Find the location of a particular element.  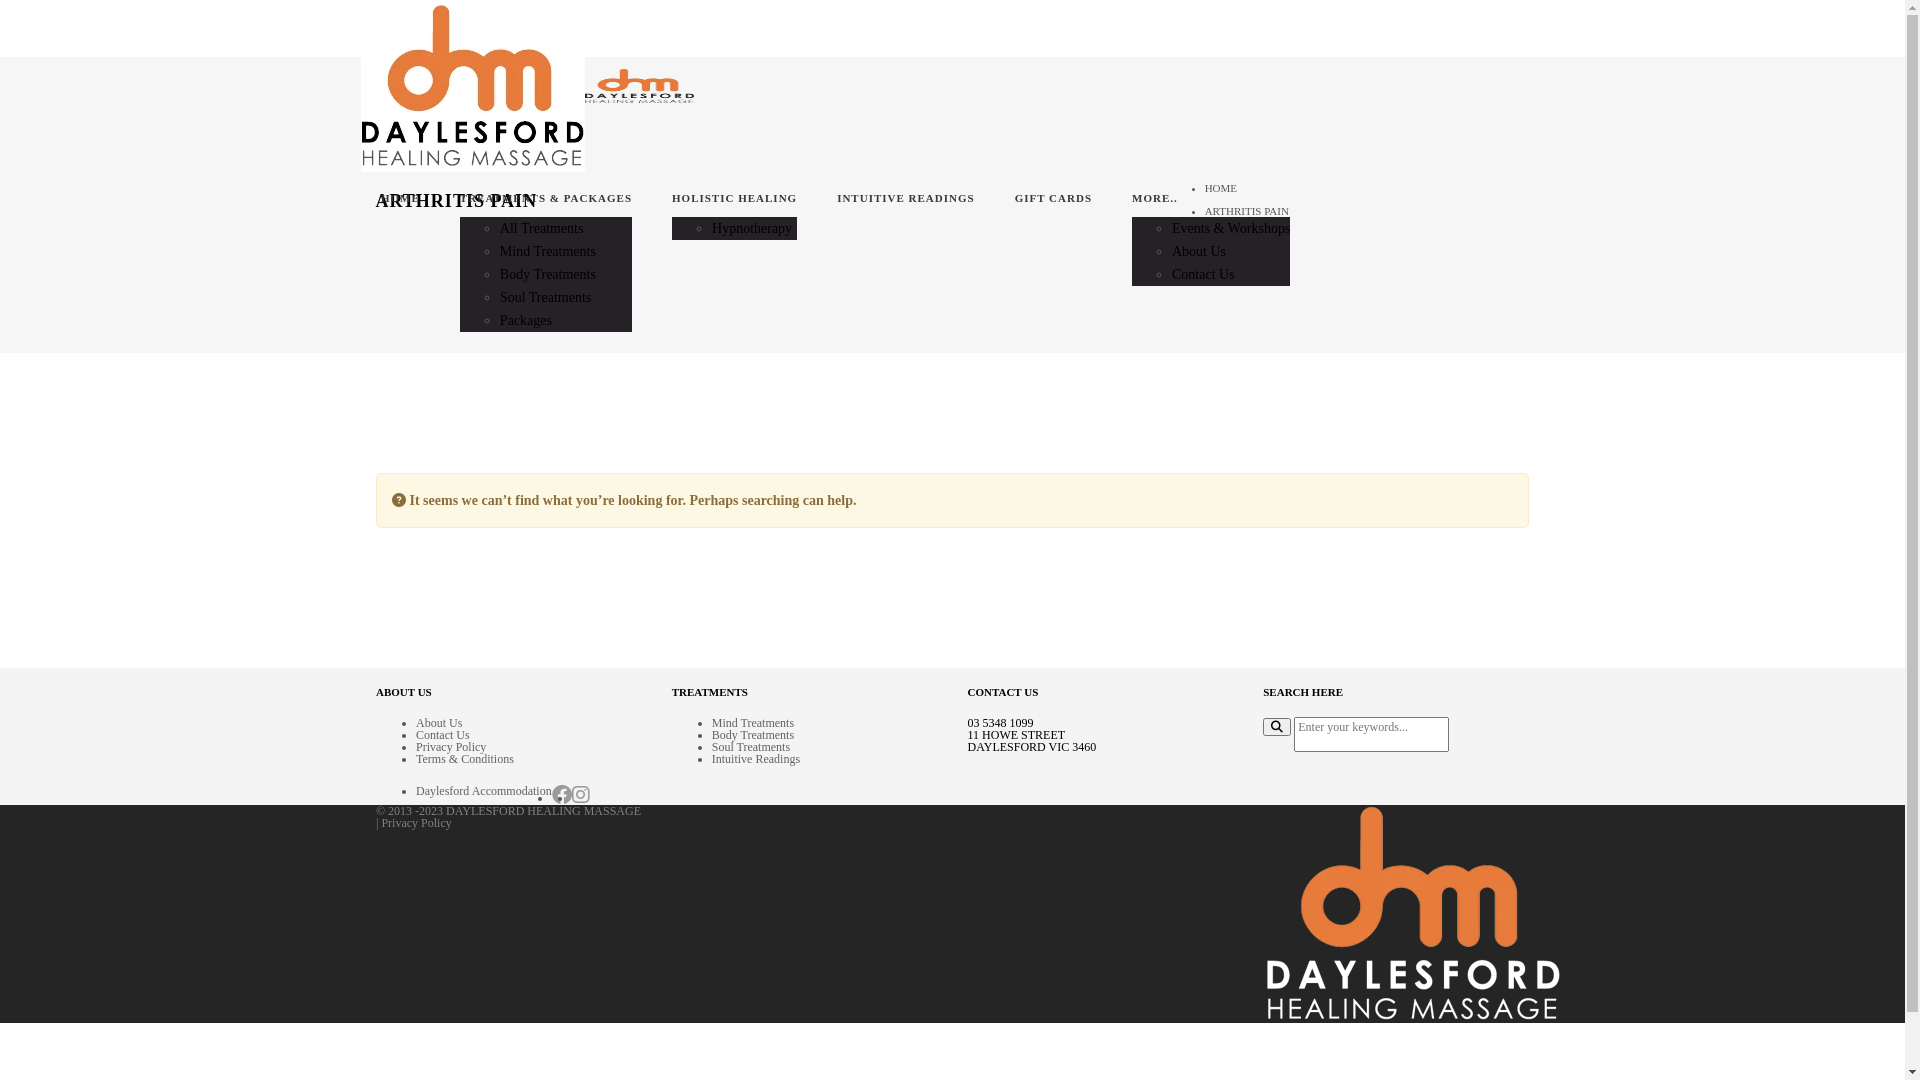

'03 5348 1099' is located at coordinates (1001, 722).